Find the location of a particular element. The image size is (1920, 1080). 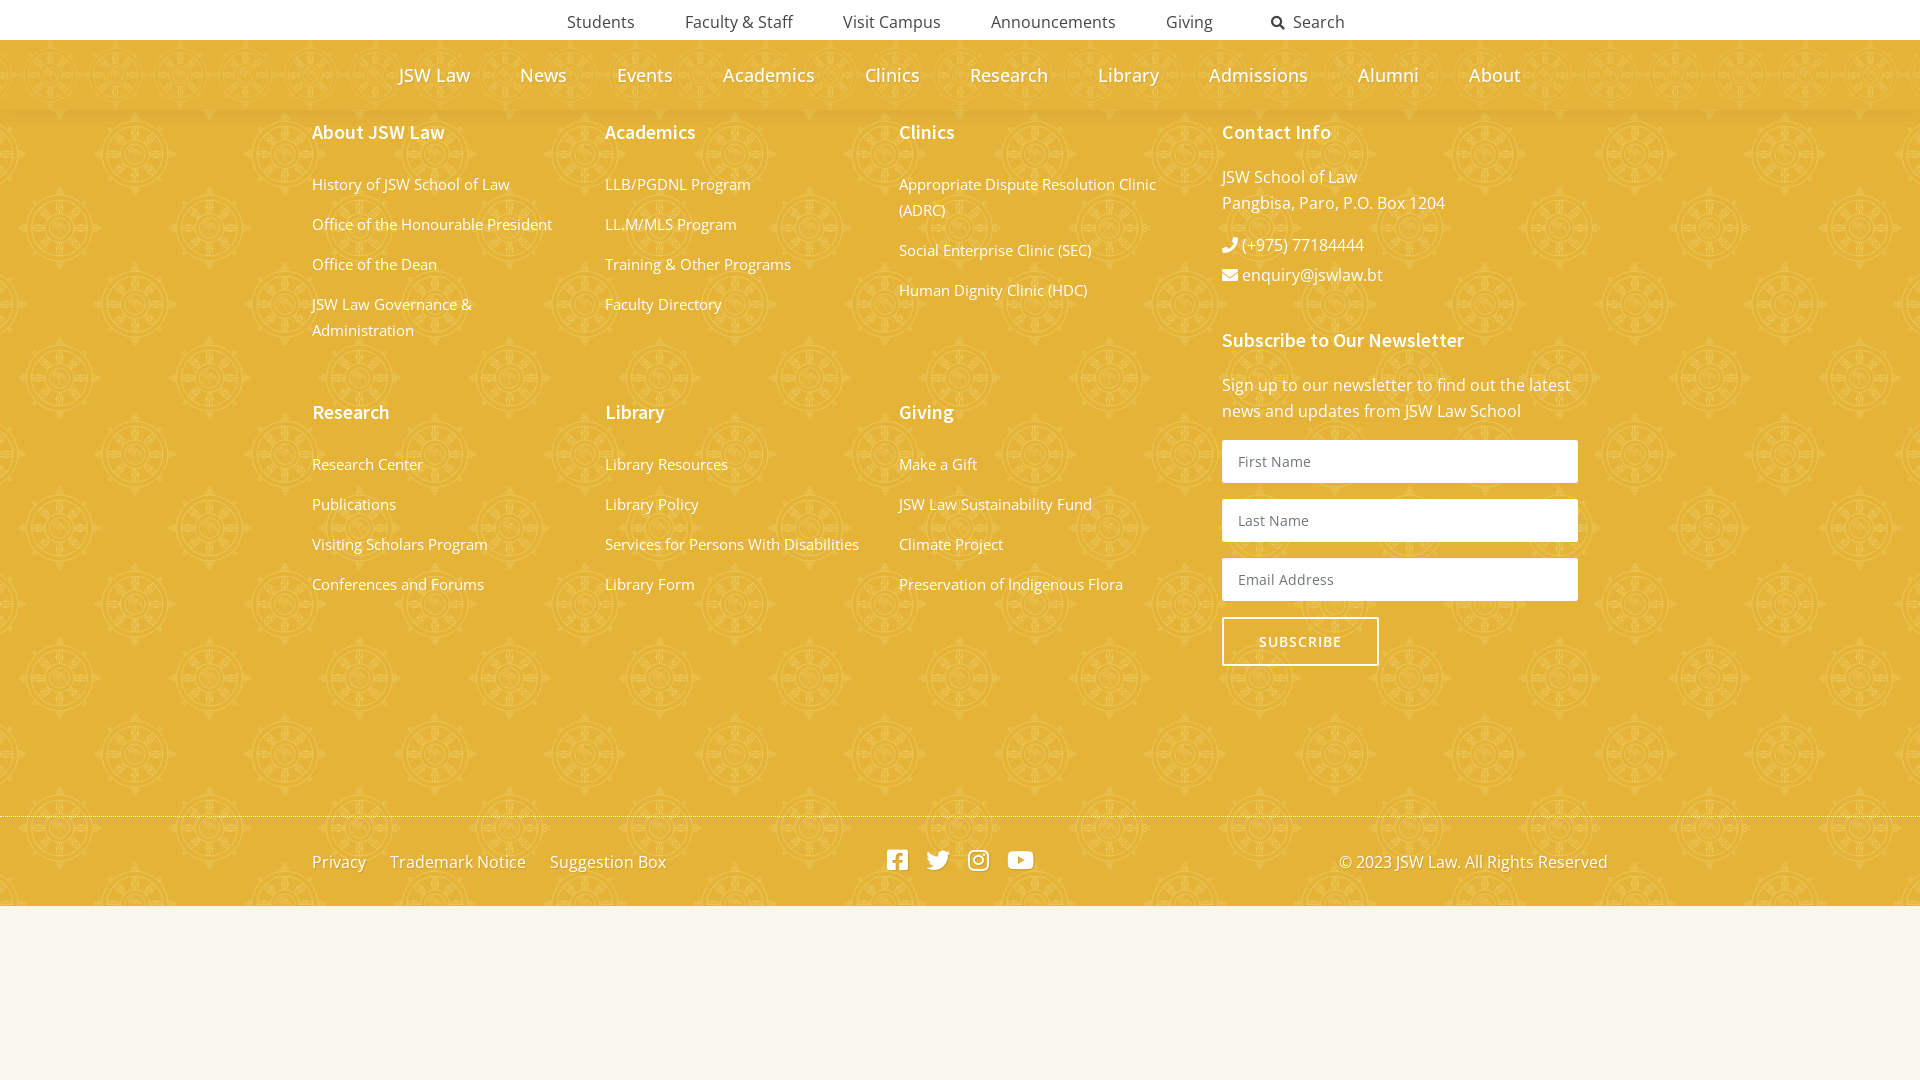

'Human Dignity Clinic (HDC)' is located at coordinates (993, 289).